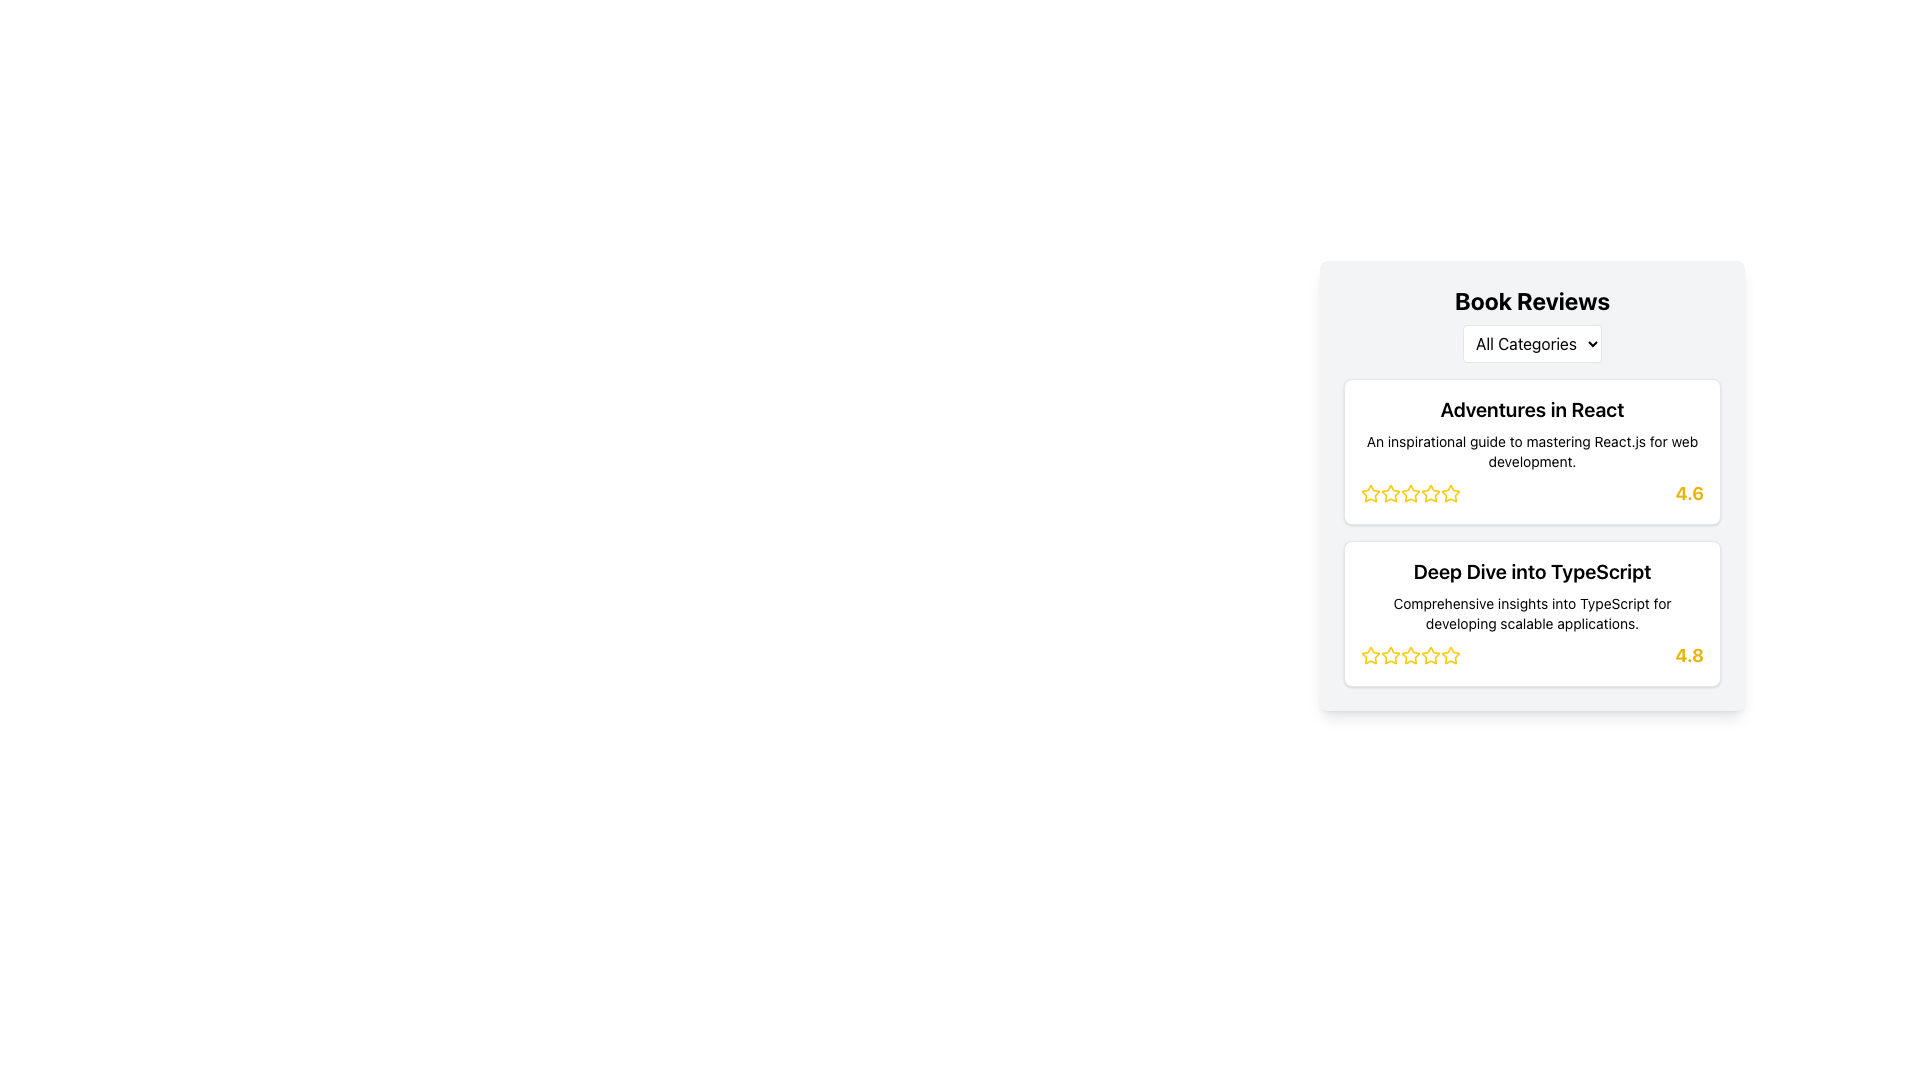 This screenshot has height=1080, width=1920. What do you see at coordinates (1531, 493) in the screenshot?
I see `the Rating display section containing five star icons and the numerical rating '4.6' in bold yellow styling, located at the bottom of the 'Adventures in React' card` at bounding box center [1531, 493].